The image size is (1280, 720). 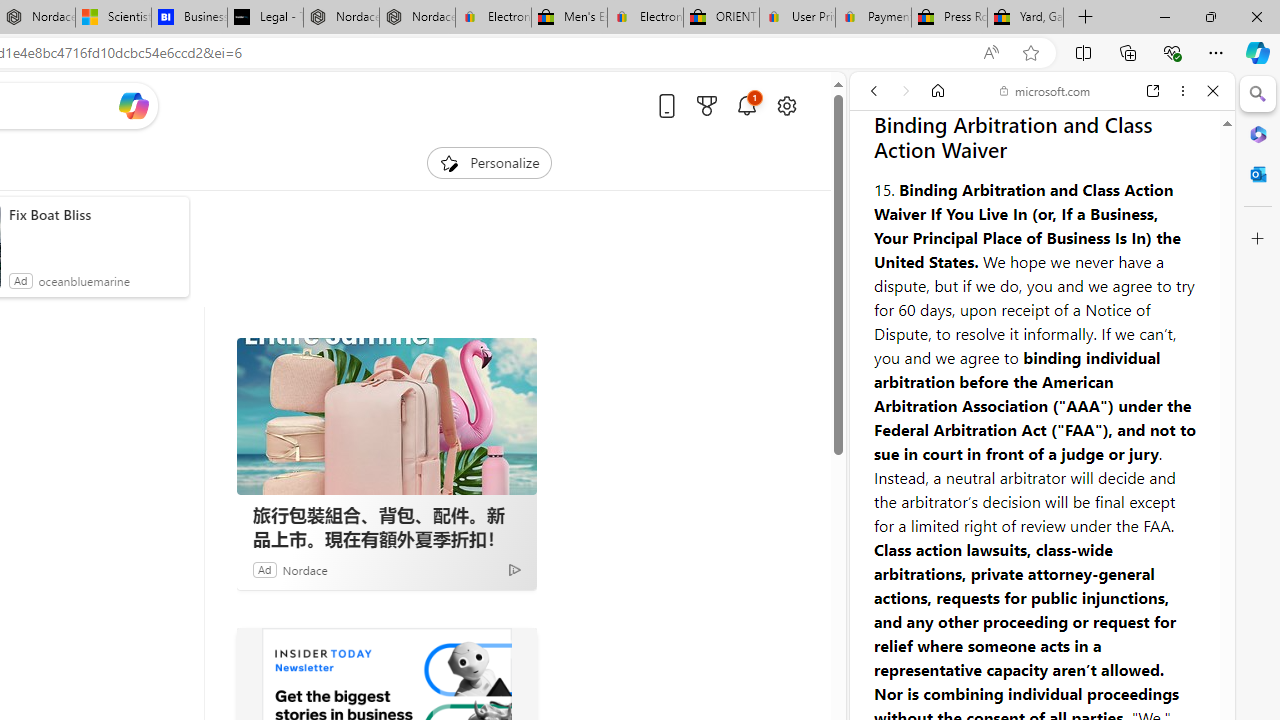 I want to click on 'Ad', so click(x=263, y=569).